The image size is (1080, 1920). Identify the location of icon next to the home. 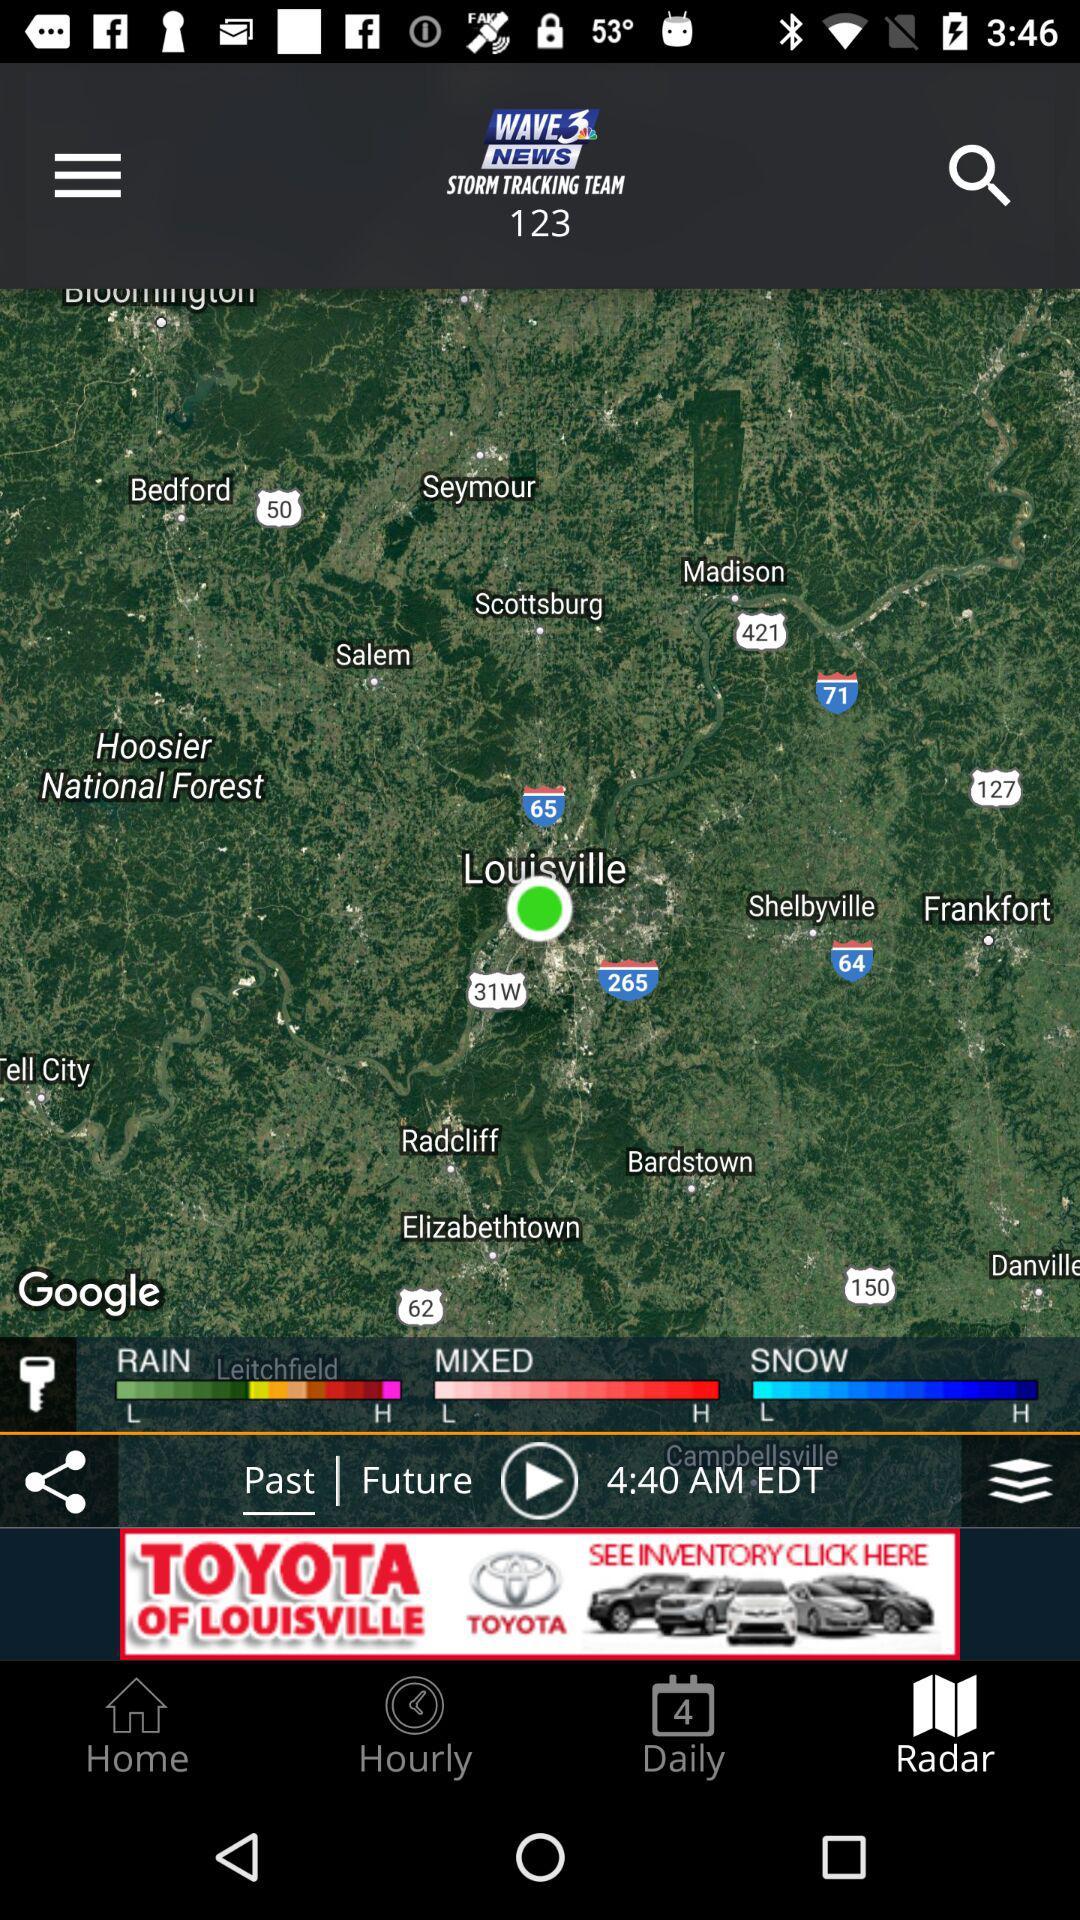
(413, 1726).